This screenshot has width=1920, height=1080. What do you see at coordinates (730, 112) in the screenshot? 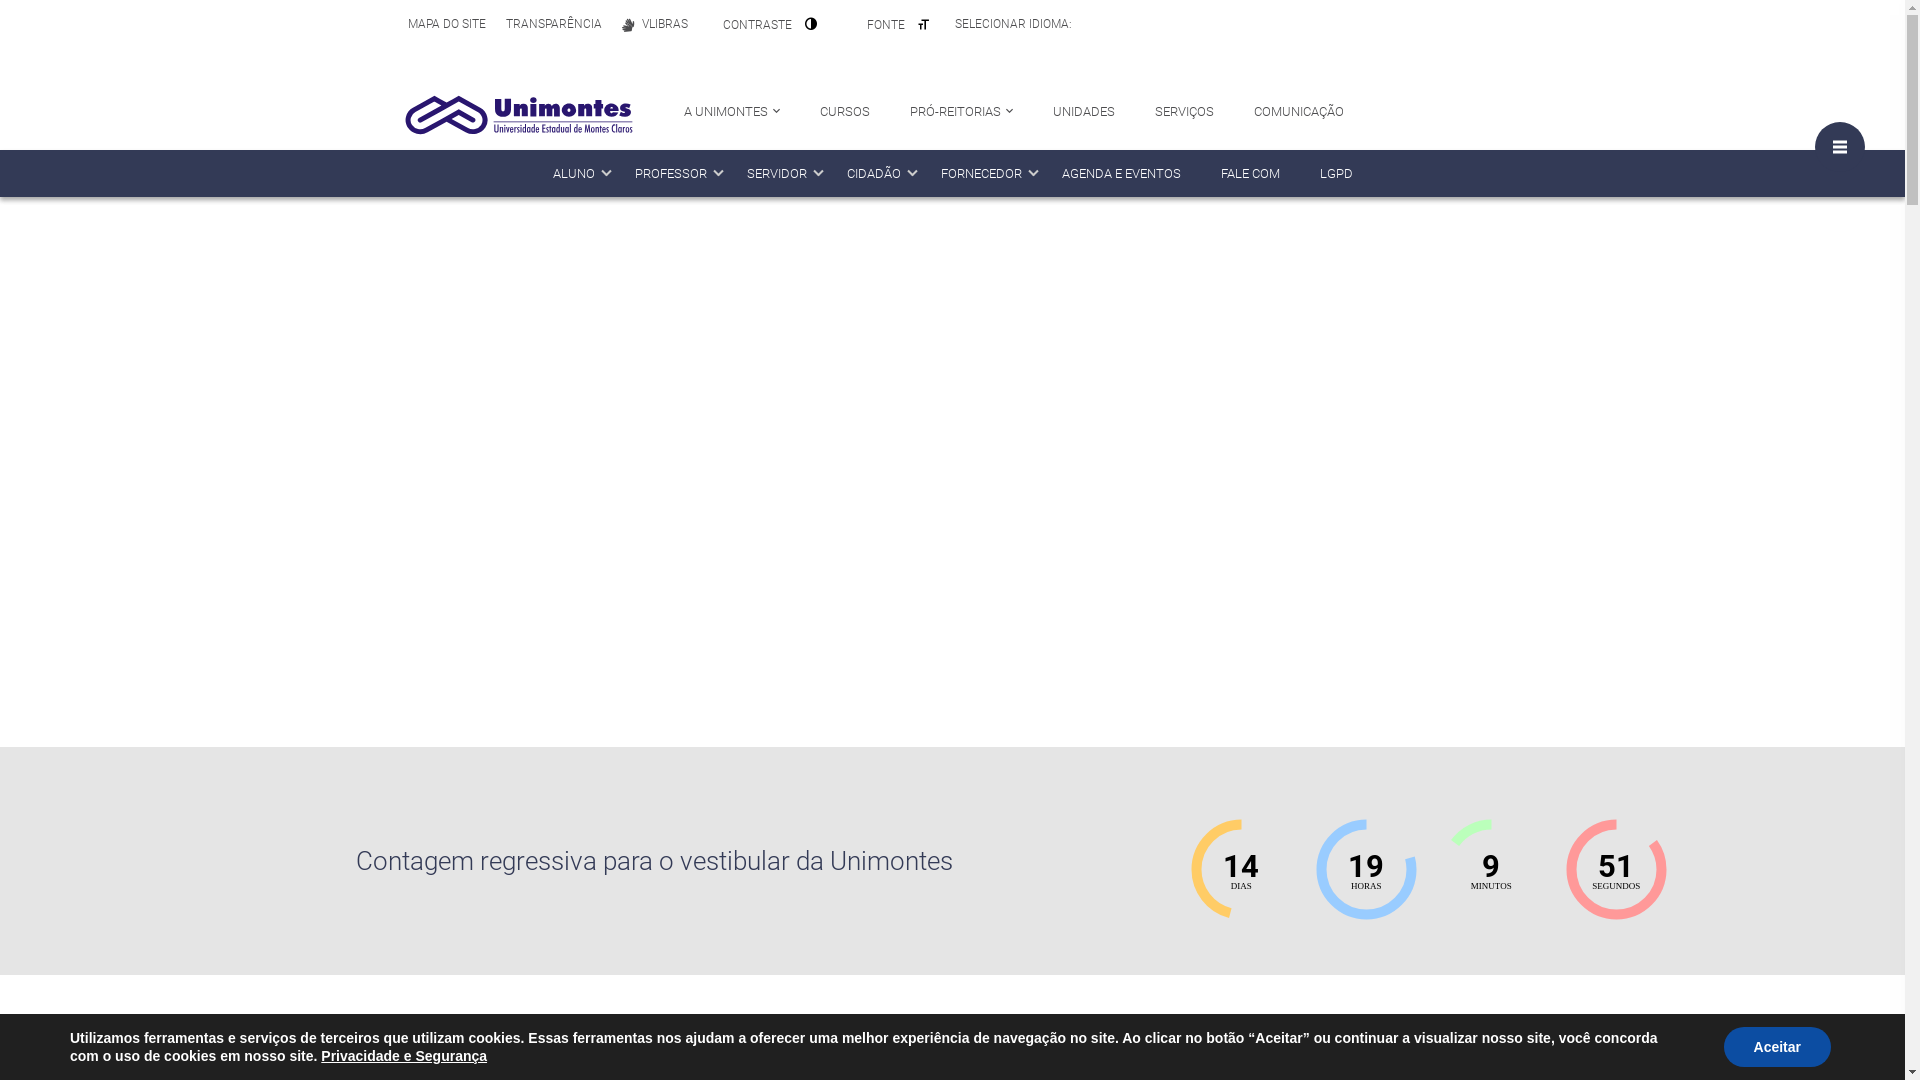
I see `'A UNIMONTES'` at bounding box center [730, 112].